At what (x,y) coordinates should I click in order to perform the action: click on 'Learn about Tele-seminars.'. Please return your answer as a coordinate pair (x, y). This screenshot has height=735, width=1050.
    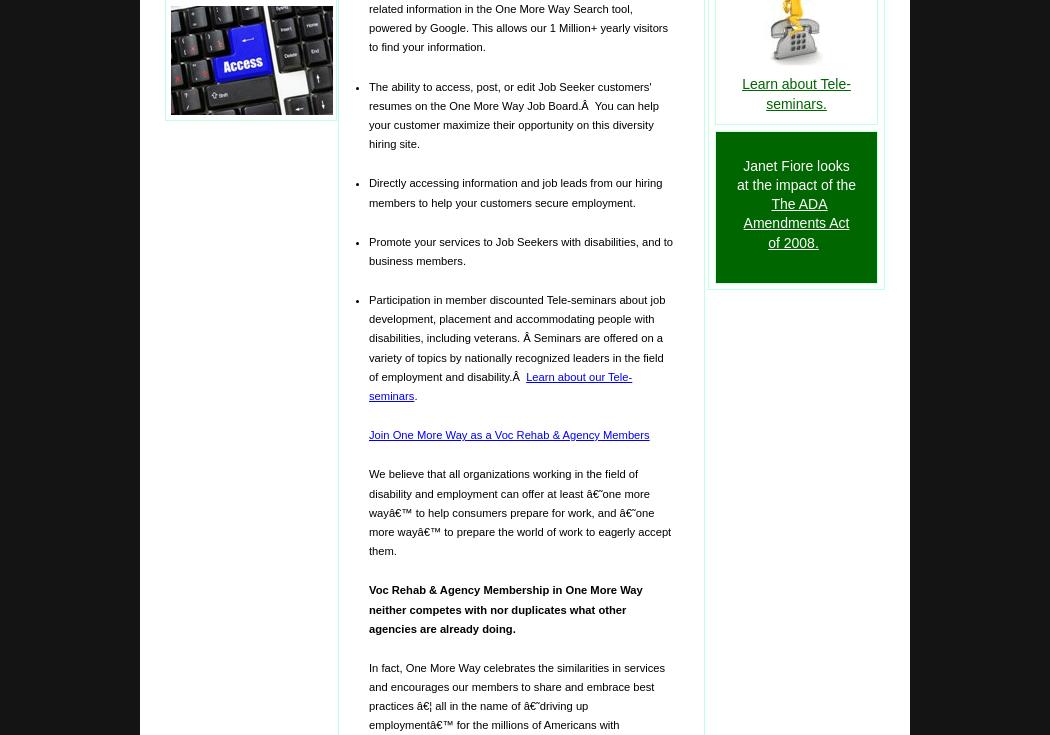
    Looking at the image, I should click on (795, 93).